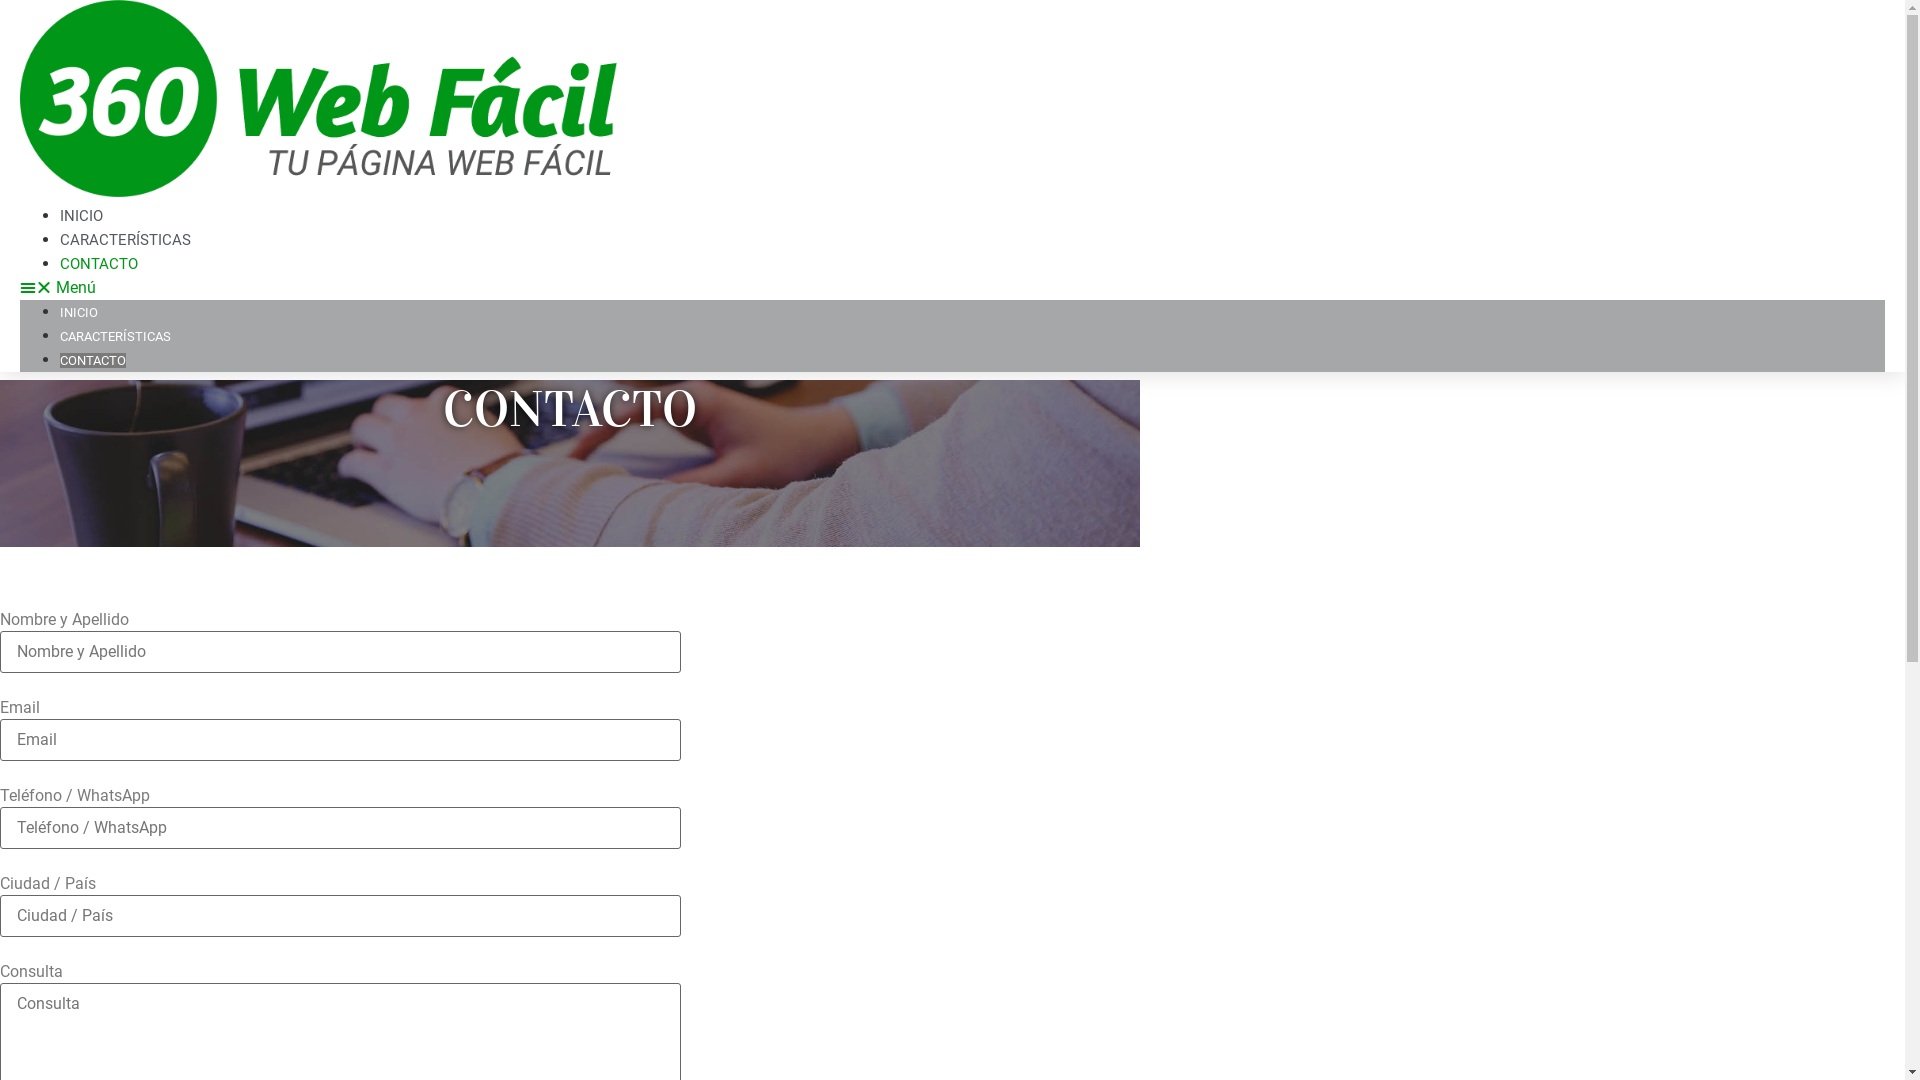 The image size is (1920, 1080). I want to click on 'CONTACTO', so click(98, 262).